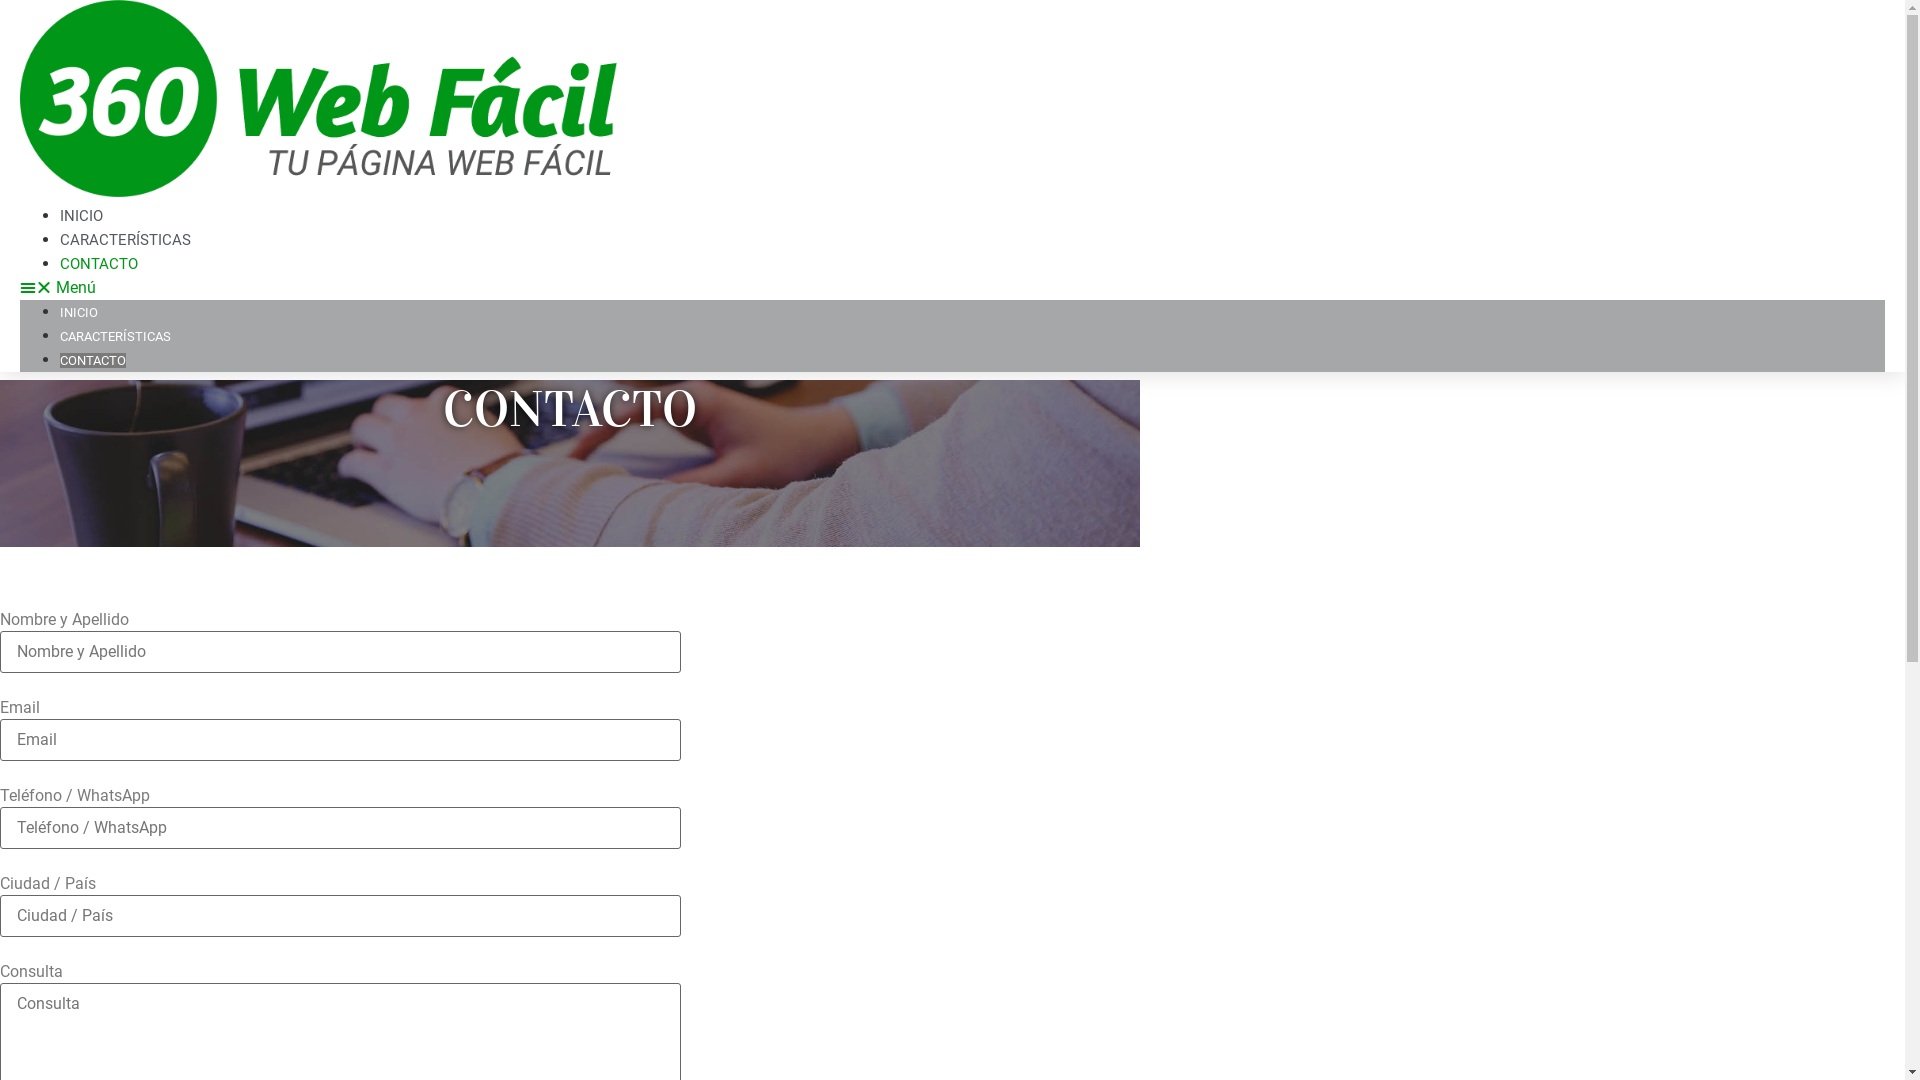 The image size is (1920, 1080). I want to click on 'CONTACTO', so click(98, 262).